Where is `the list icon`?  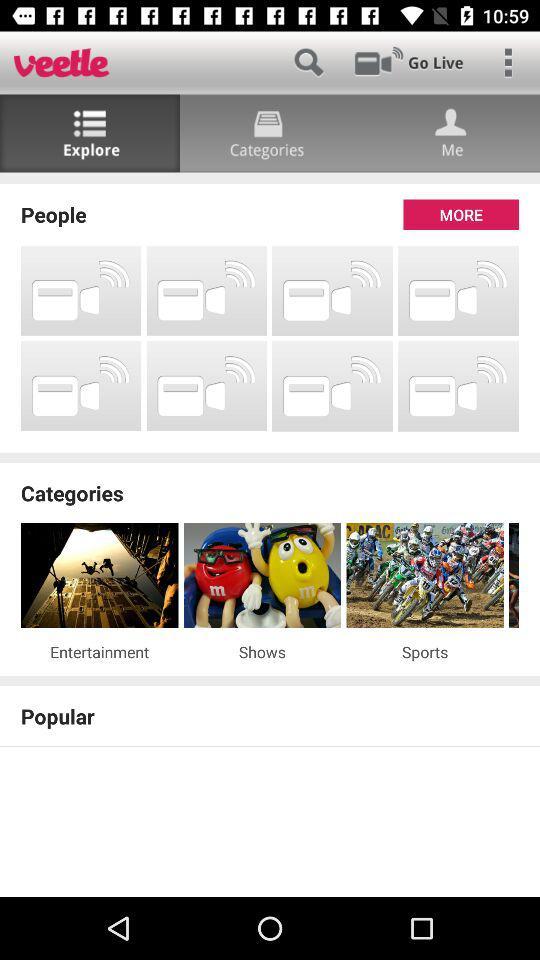
the list icon is located at coordinates (89, 132).